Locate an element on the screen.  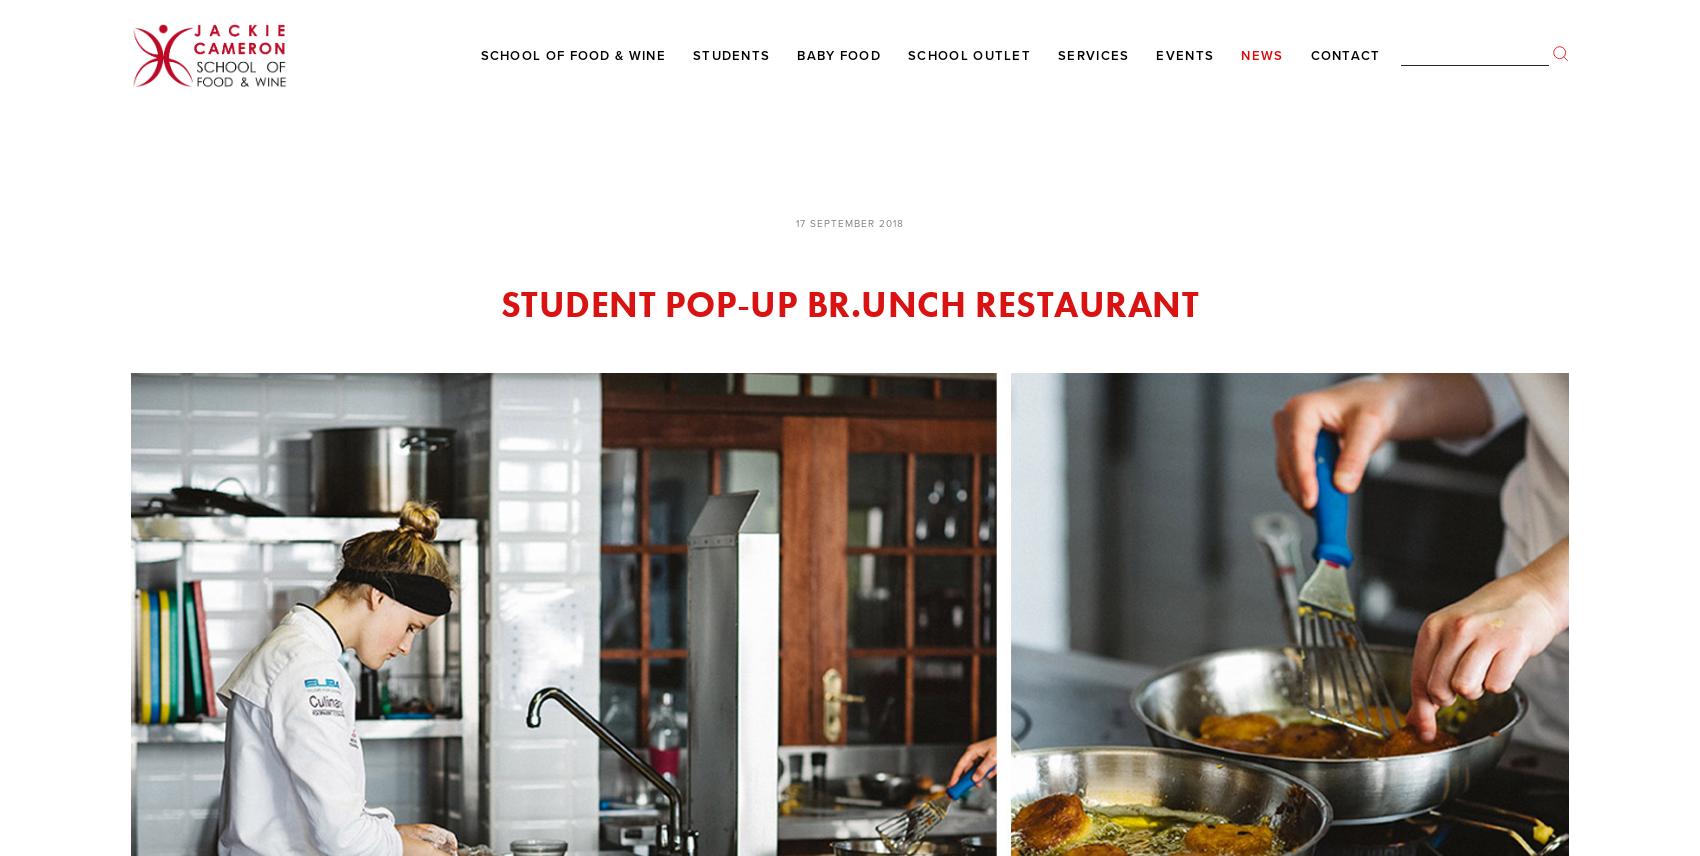
'Contact' is located at coordinates (1345, 53).